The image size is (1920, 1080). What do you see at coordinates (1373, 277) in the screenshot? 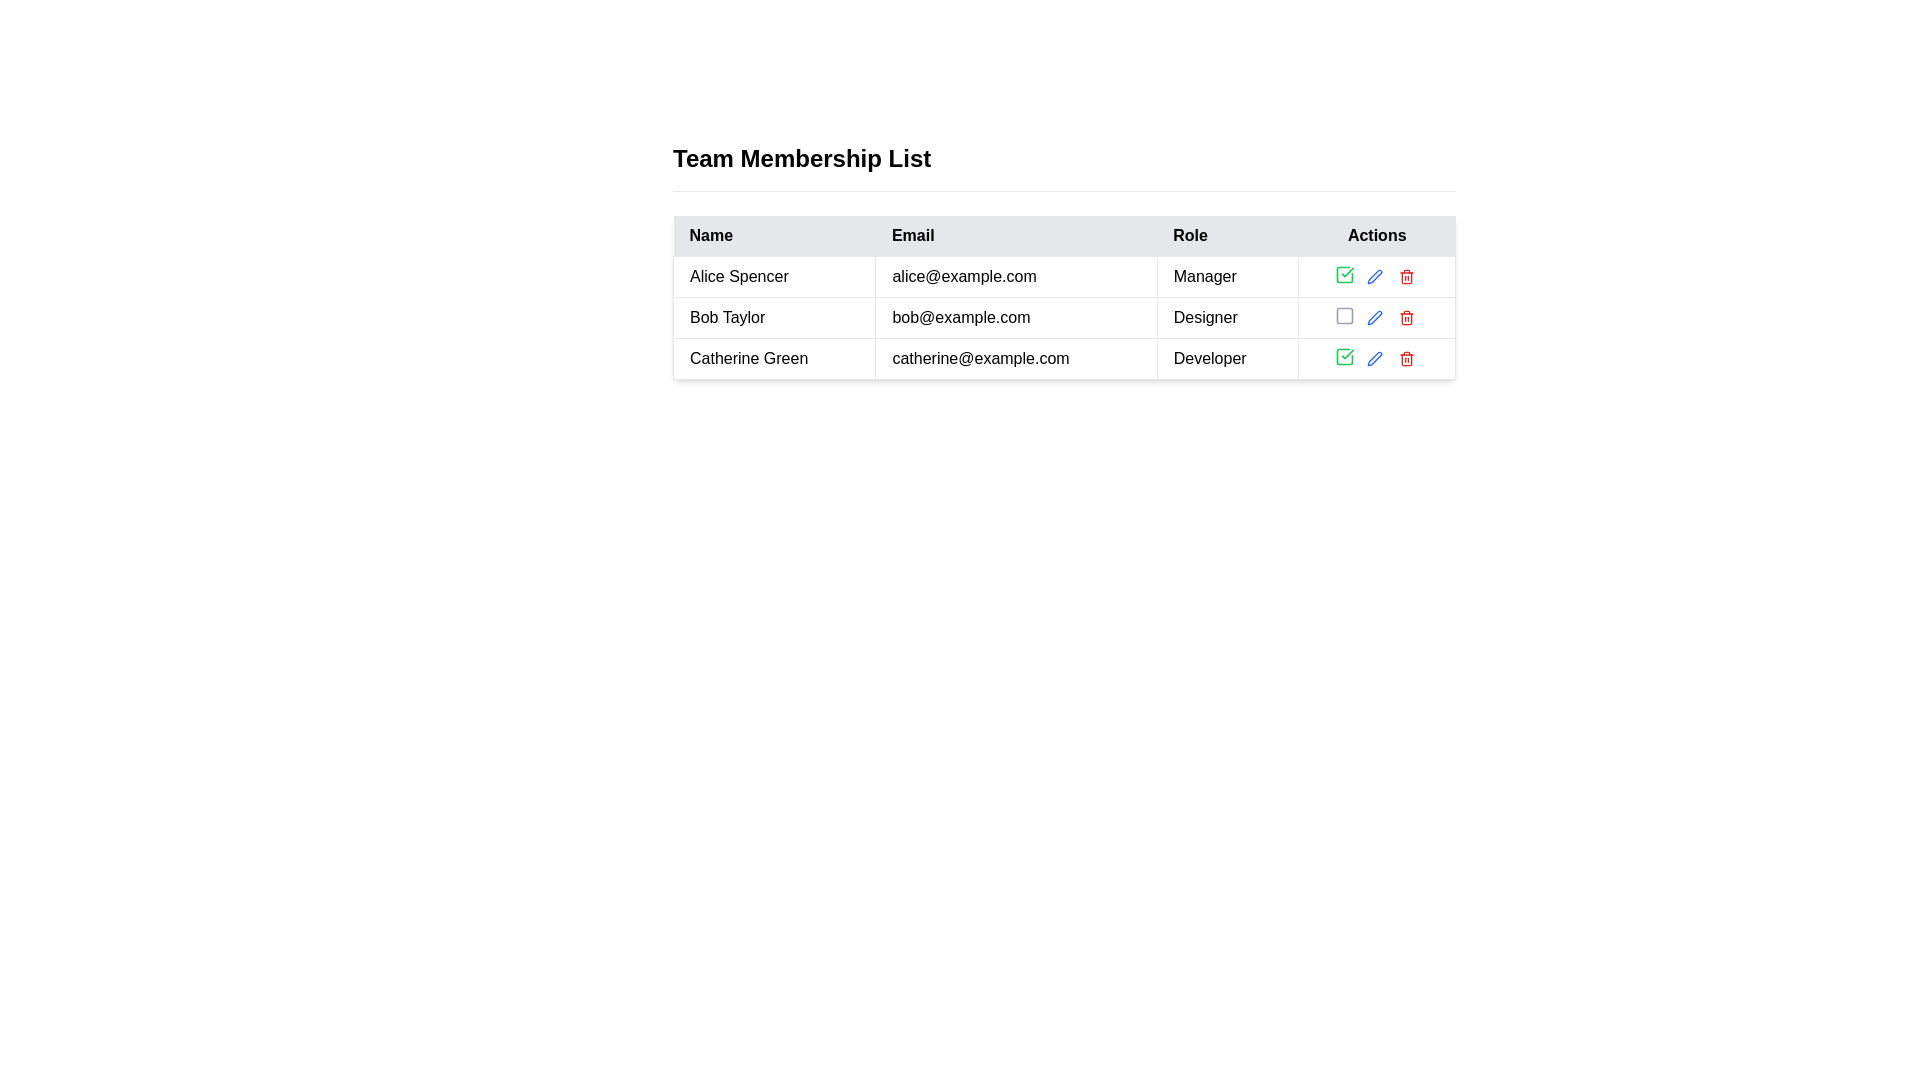
I see `the edit icon in the 'Actions' column of the second row` at bounding box center [1373, 277].